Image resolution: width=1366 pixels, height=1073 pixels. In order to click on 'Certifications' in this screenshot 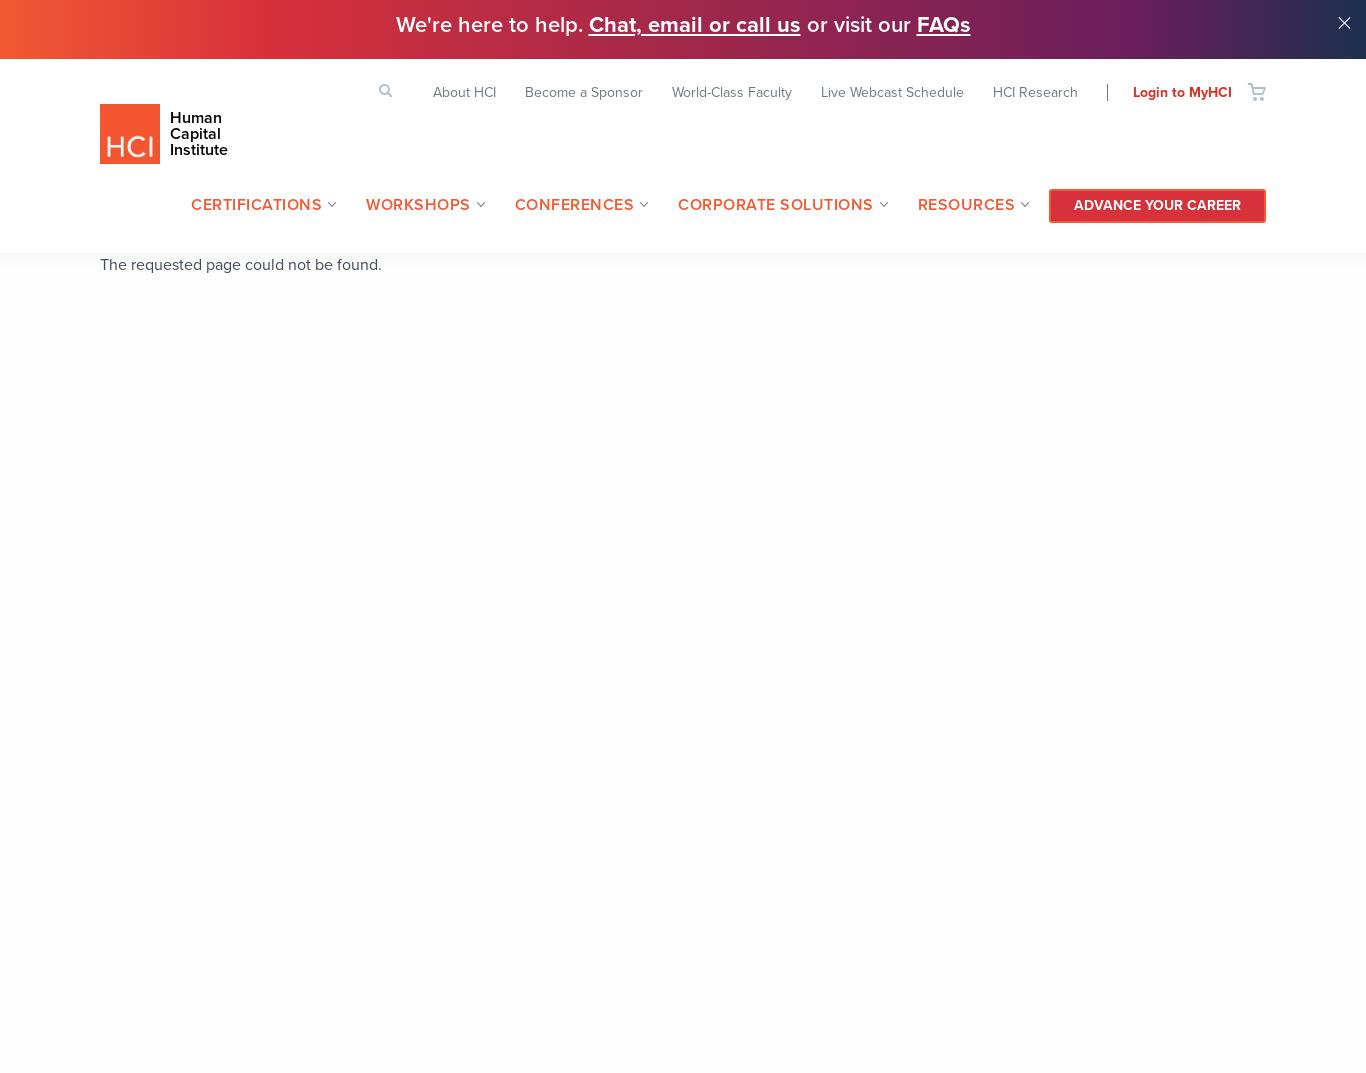, I will do `click(256, 203)`.